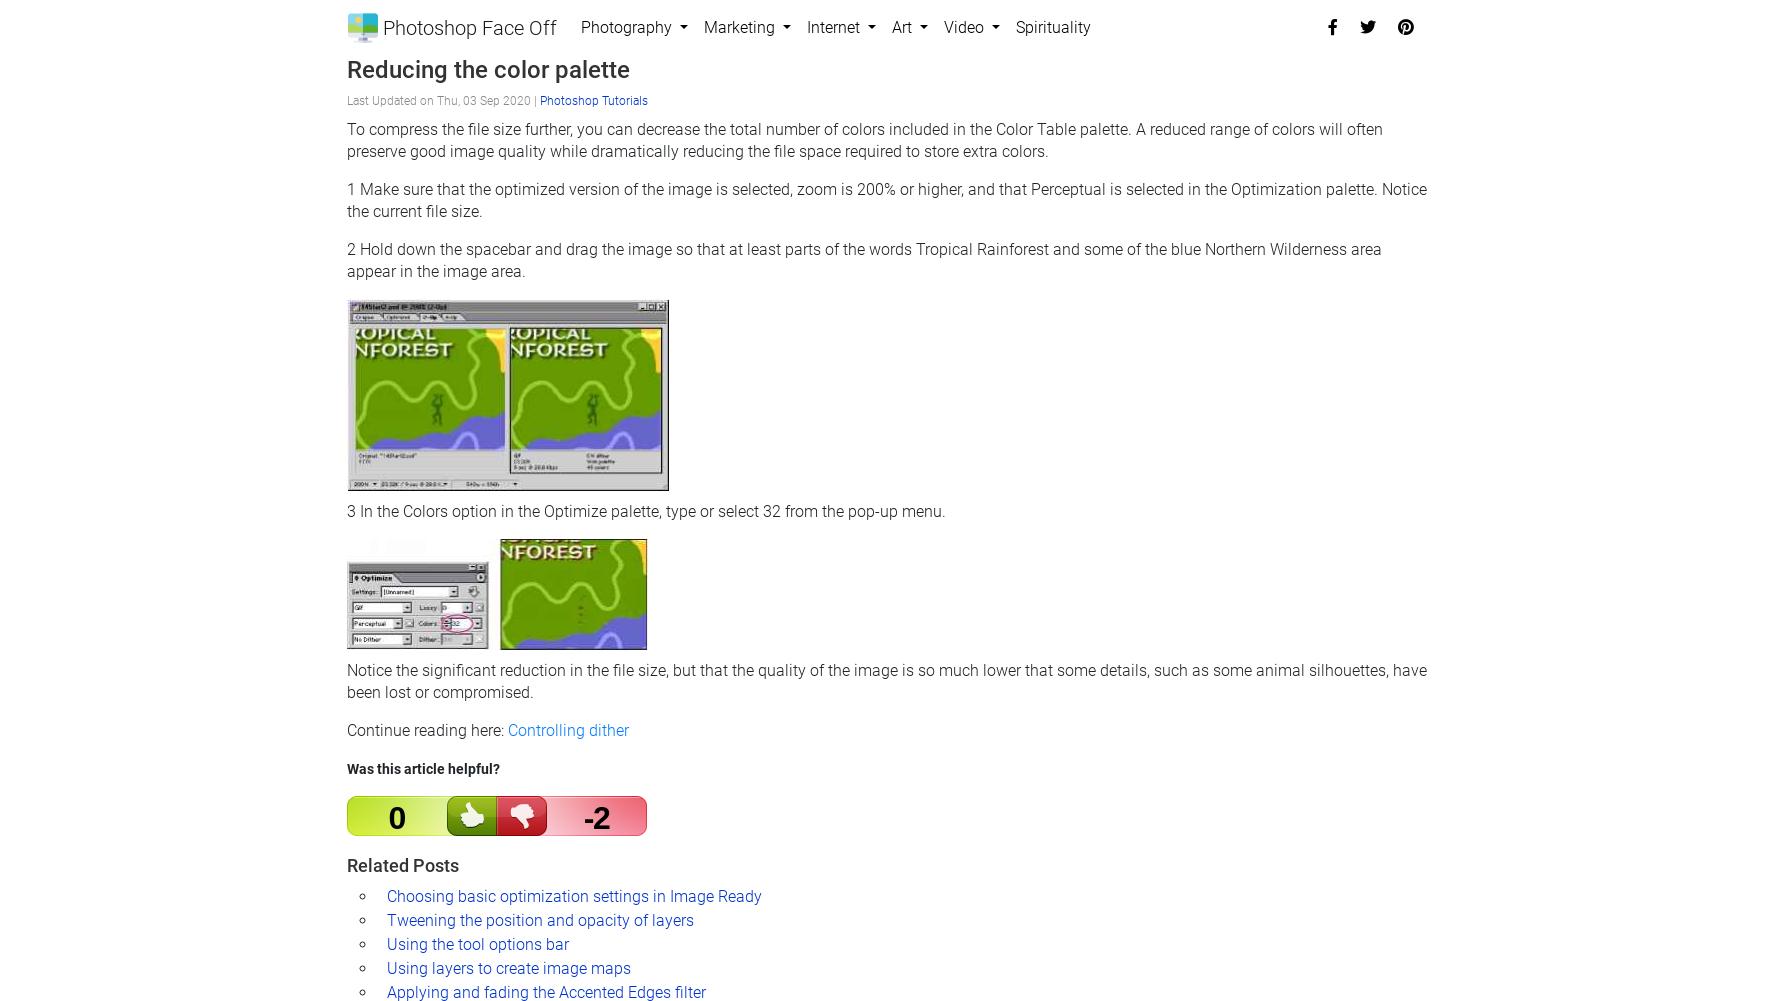 This screenshot has height=1001, width=1773. Describe the element at coordinates (535, 98) in the screenshot. I see `'|'` at that location.